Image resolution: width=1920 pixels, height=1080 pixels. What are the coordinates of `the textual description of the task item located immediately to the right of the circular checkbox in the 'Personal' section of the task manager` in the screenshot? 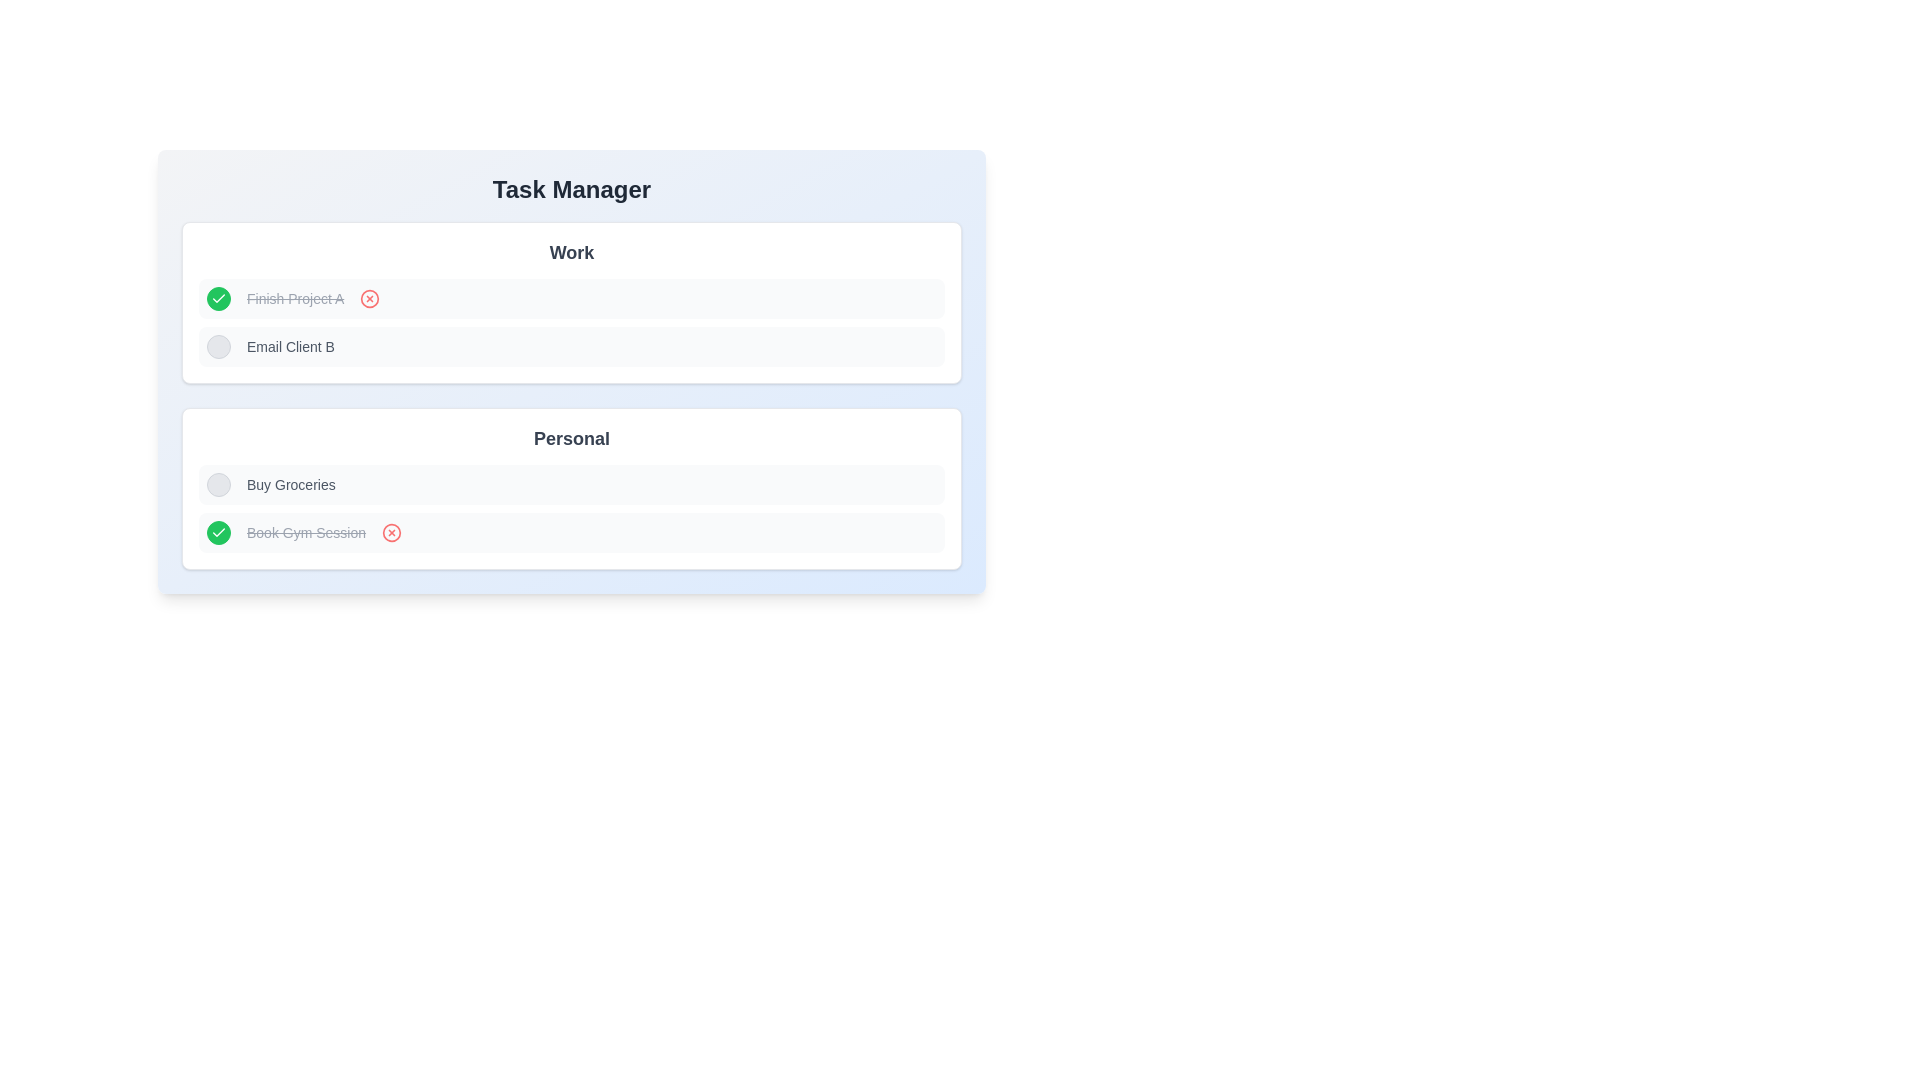 It's located at (290, 485).